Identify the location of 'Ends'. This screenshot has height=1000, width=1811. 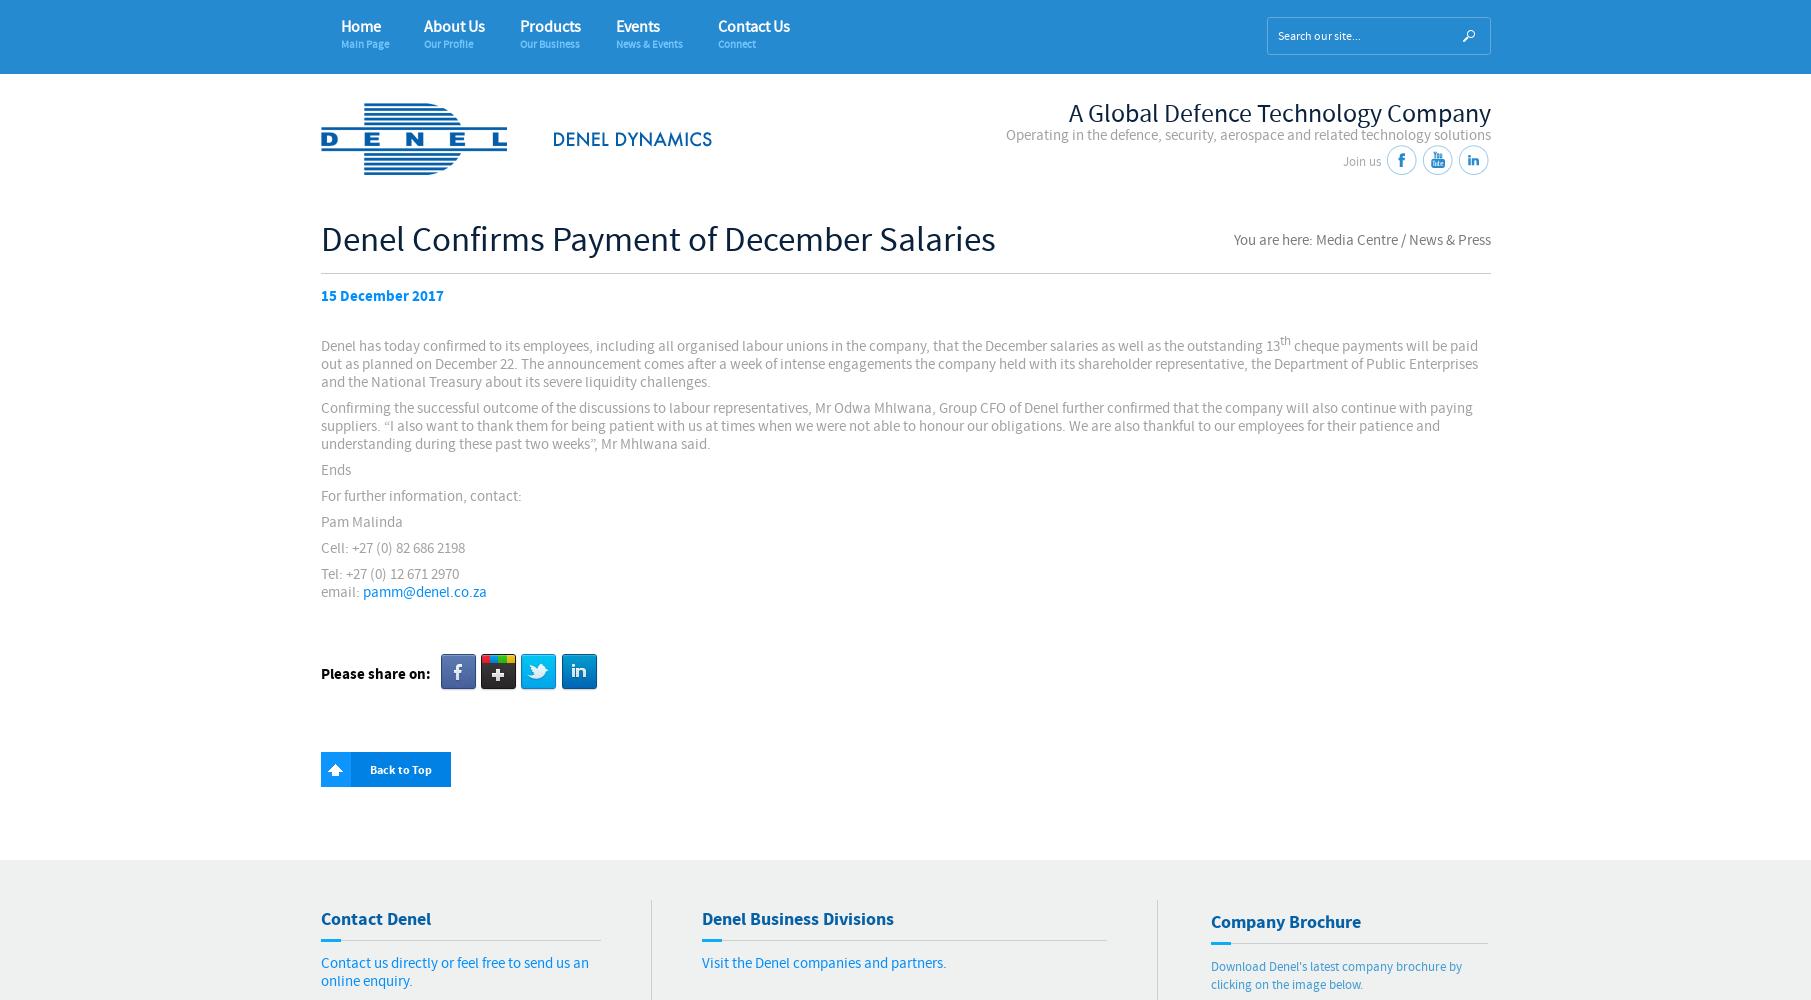
(319, 469).